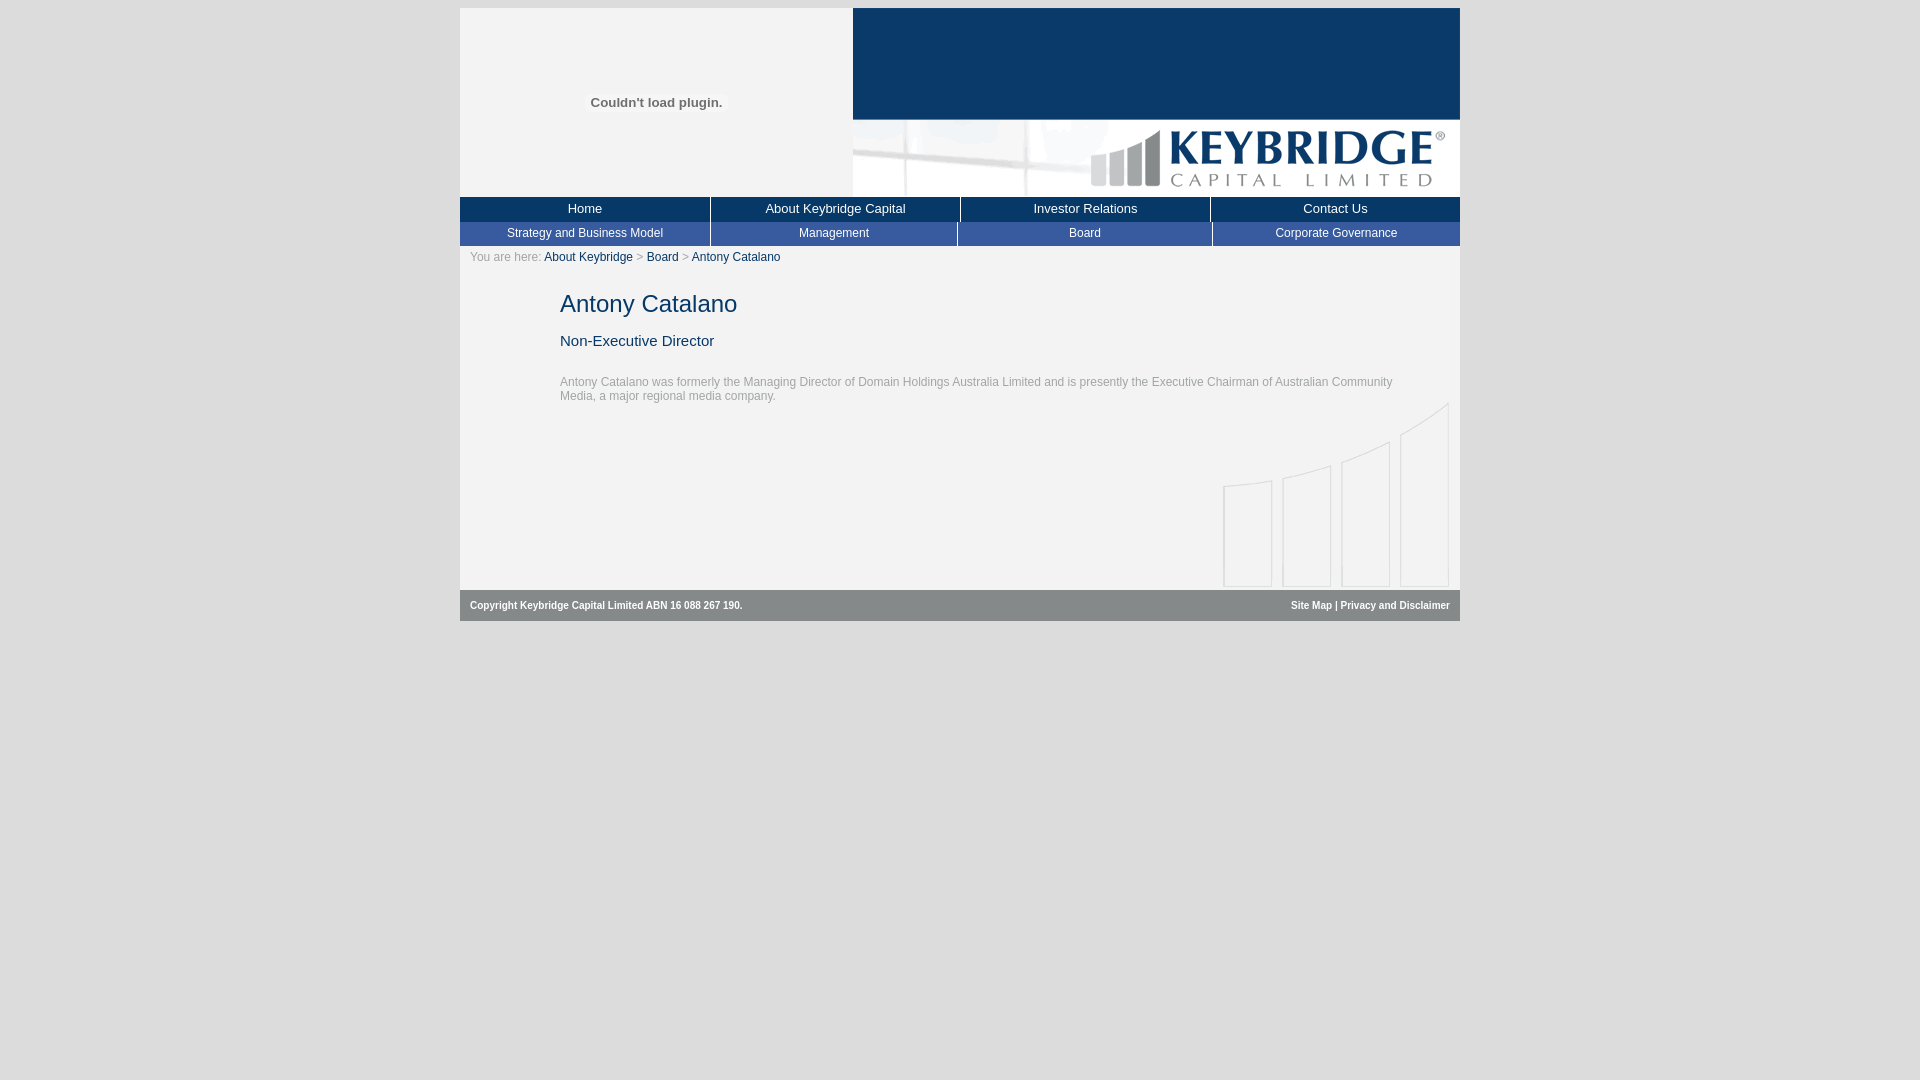  I want to click on 'Contact Us', so click(1334, 209).